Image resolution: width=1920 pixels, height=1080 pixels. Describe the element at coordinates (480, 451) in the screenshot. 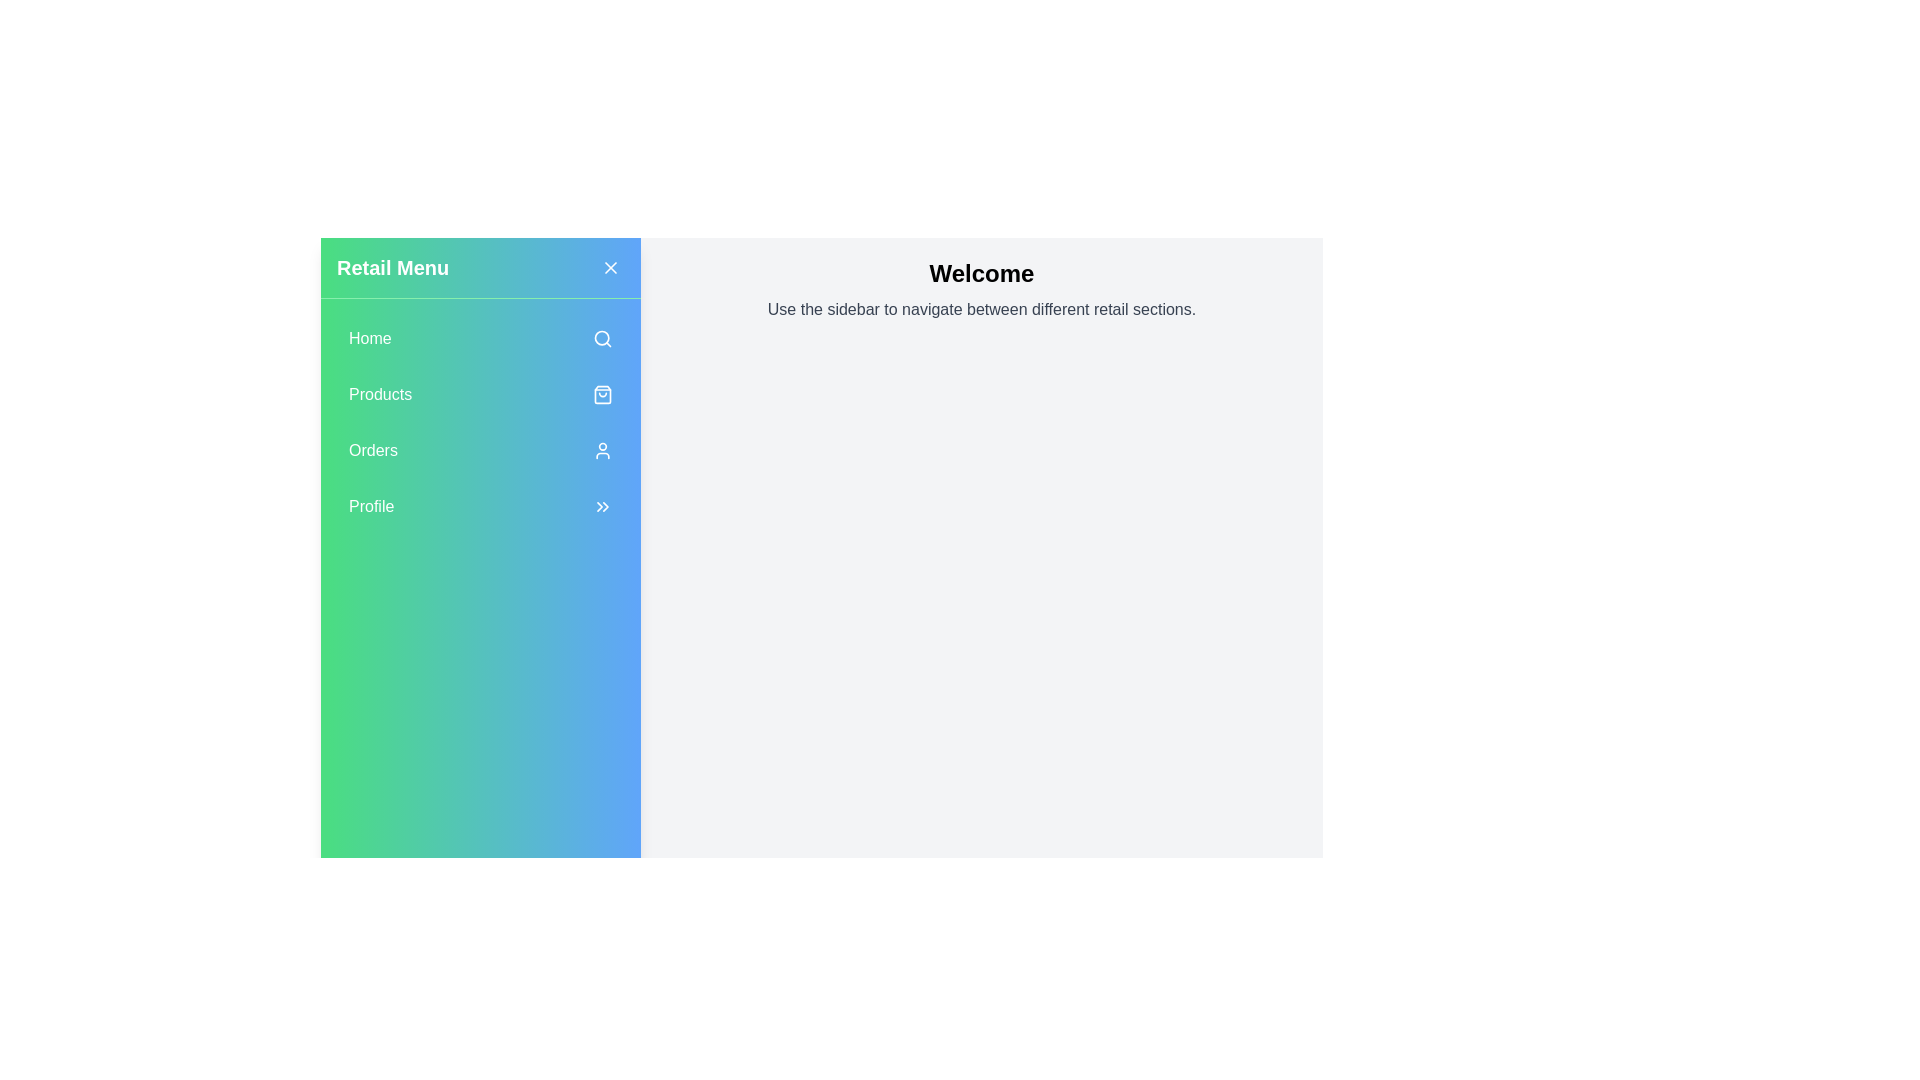

I see `the 'Orders' menu item in the sidebar` at that location.